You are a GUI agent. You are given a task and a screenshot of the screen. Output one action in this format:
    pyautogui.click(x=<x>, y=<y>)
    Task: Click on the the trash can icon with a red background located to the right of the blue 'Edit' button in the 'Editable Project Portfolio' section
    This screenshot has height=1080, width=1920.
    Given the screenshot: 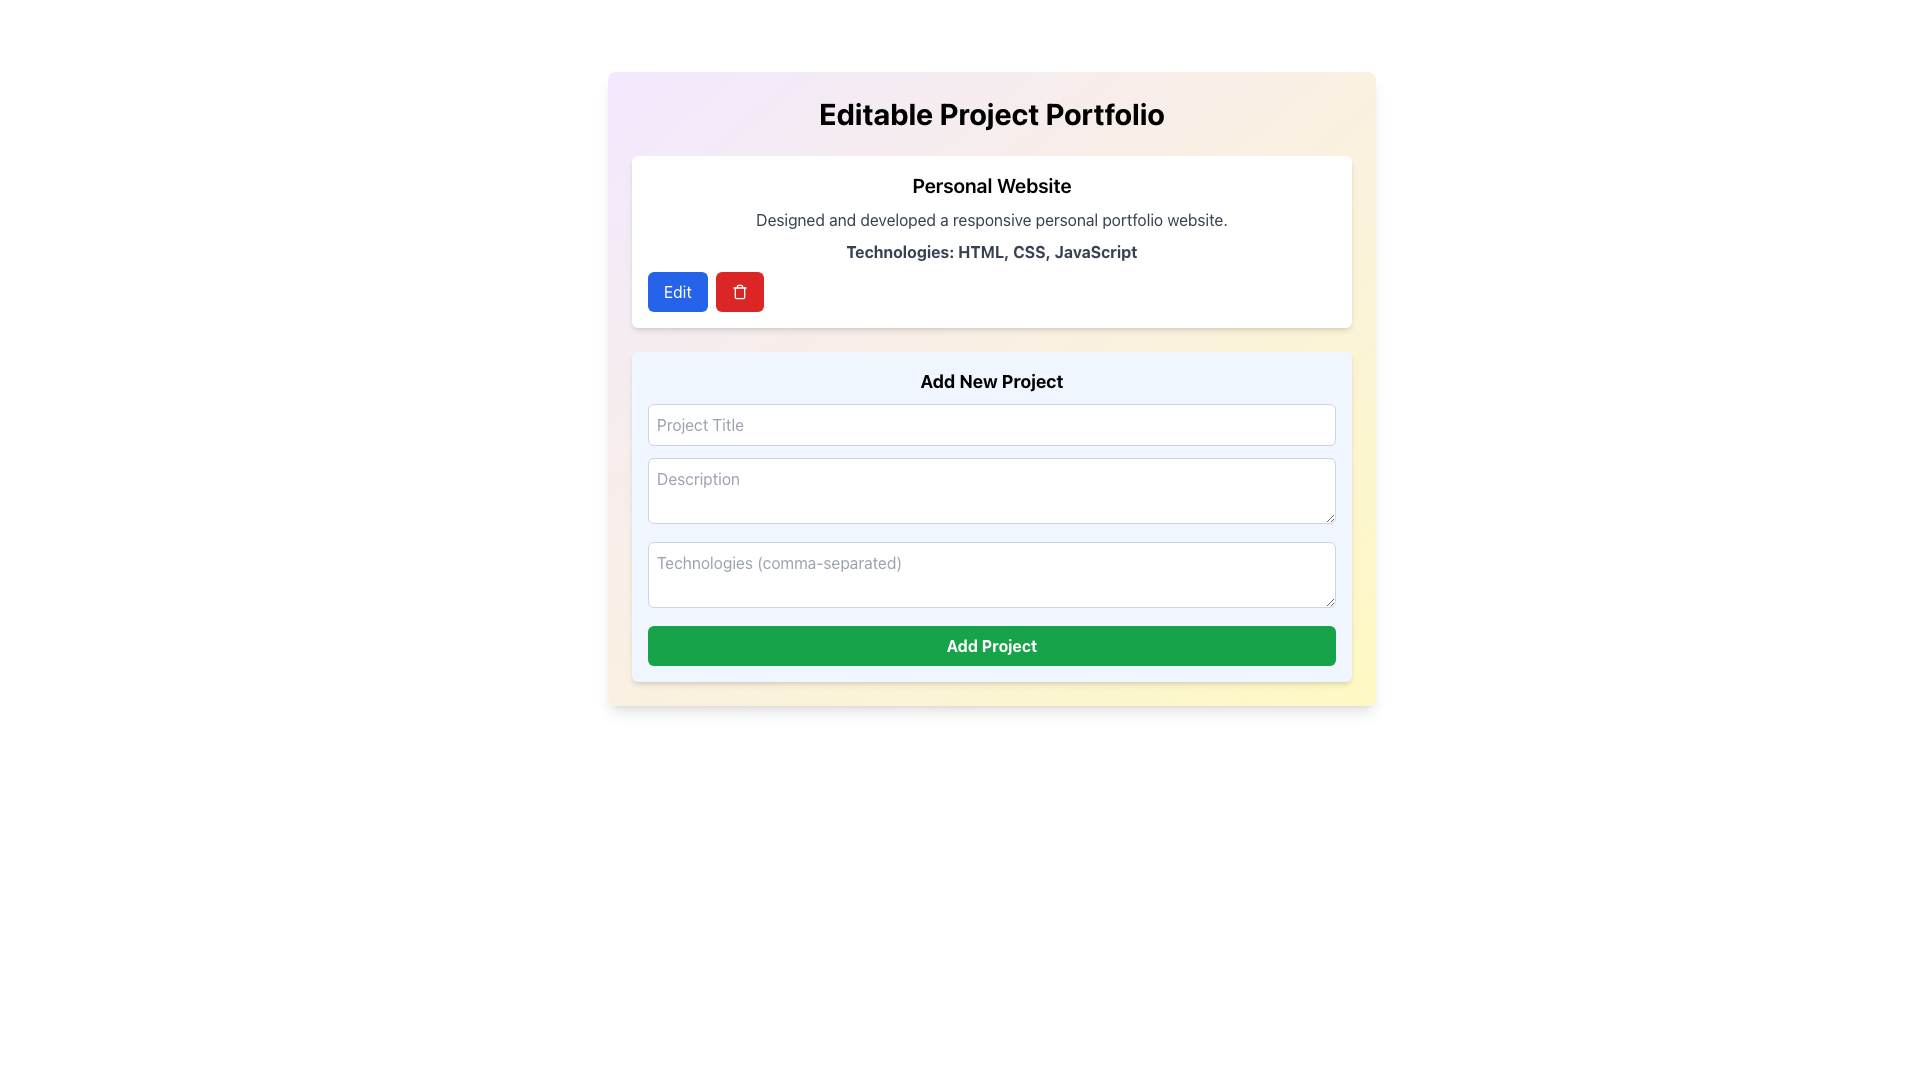 What is the action you would take?
    pyautogui.click(x=738, y=292)
    